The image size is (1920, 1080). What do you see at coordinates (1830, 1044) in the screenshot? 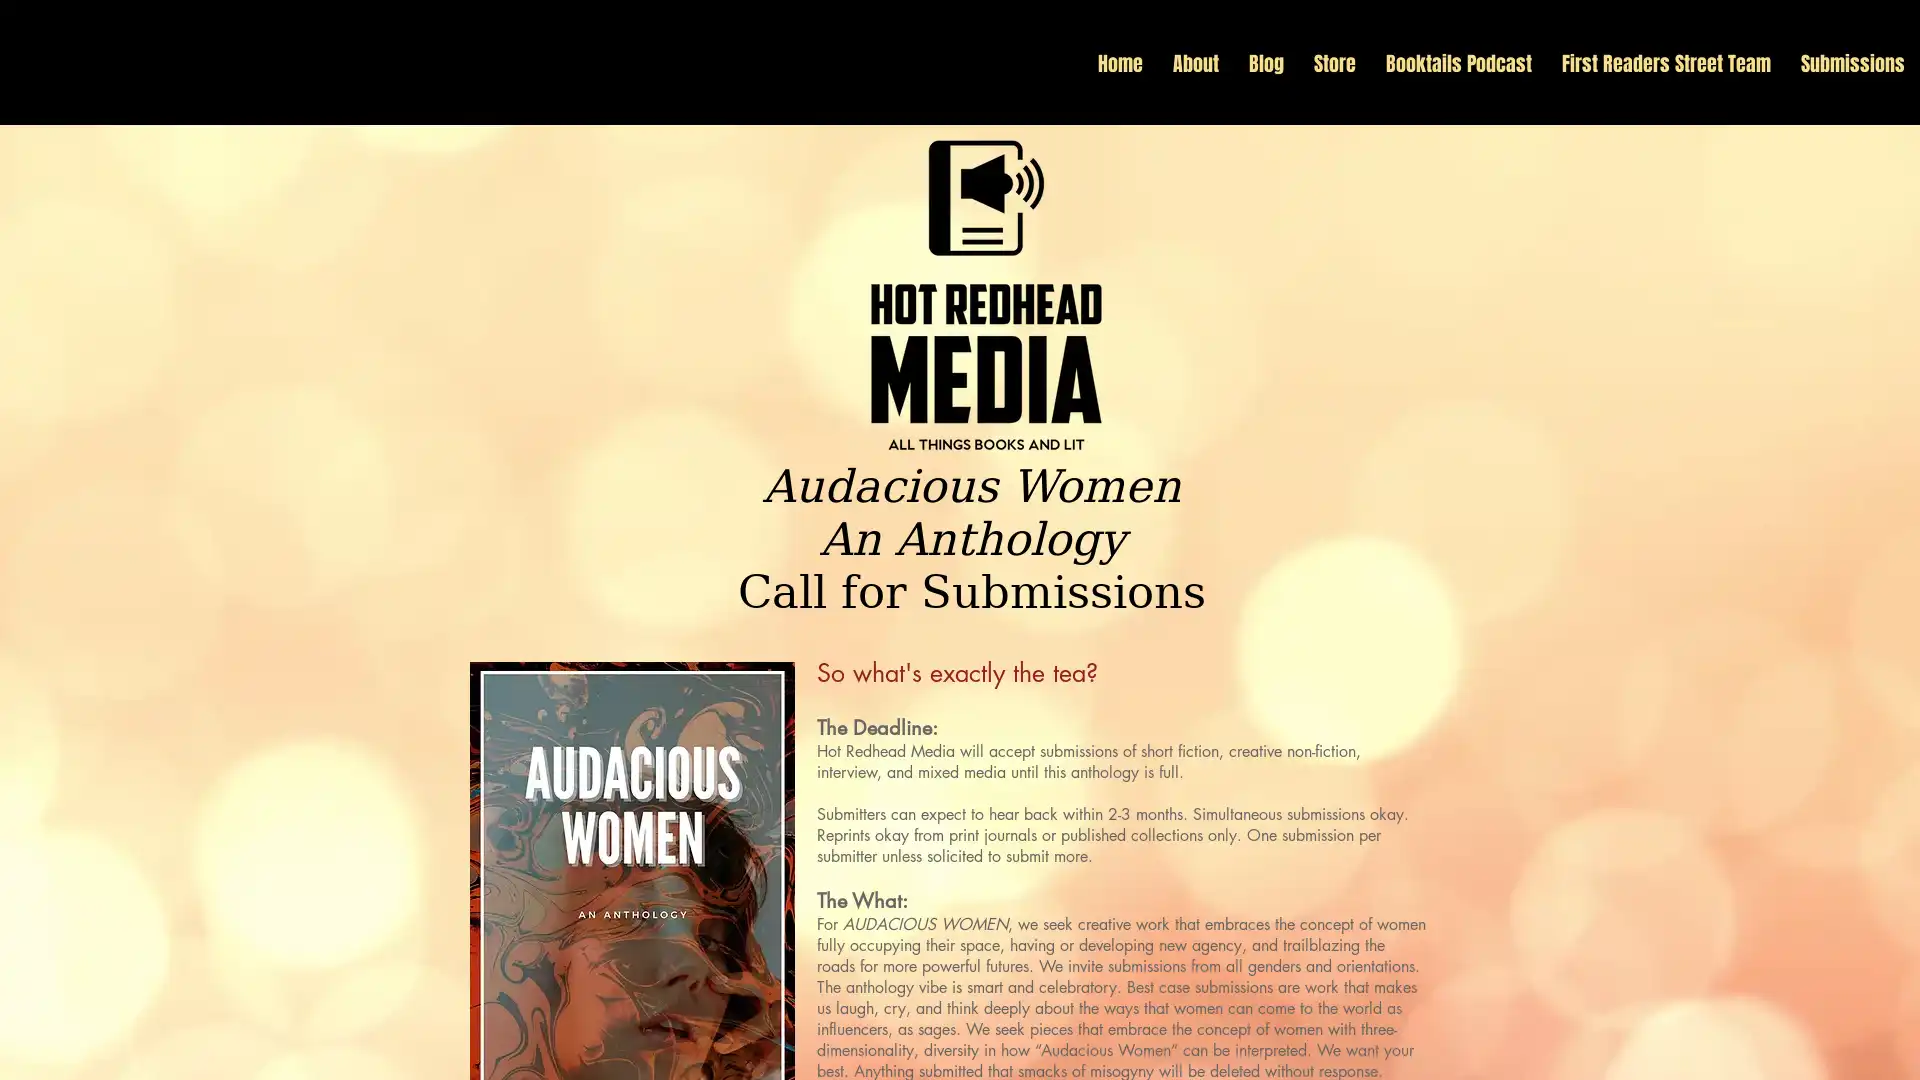
I see `Accept` at bounding box center [1830, 1044].